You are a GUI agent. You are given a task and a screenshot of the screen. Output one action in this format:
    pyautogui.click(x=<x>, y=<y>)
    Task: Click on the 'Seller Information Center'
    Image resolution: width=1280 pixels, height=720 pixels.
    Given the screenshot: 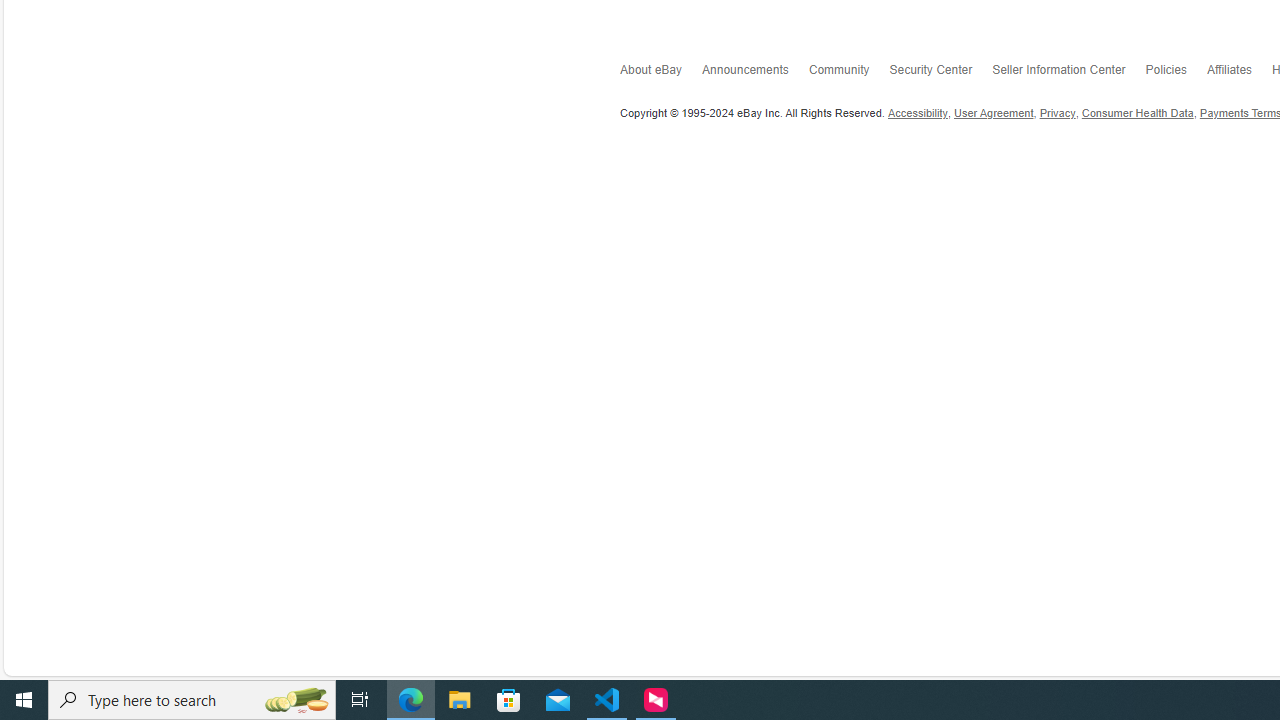 What is the action you would take?
    pyautogui.click(x=1067, y=72)
    